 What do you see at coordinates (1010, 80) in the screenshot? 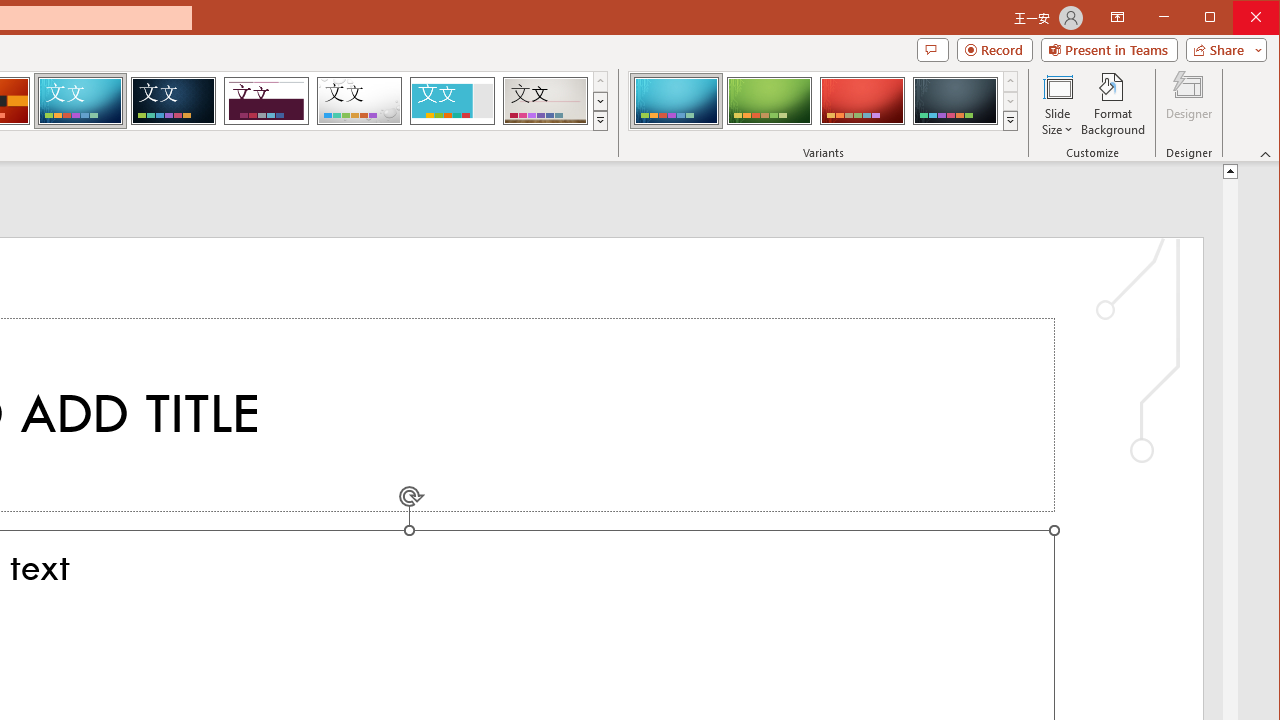
I see `'Row up'` at bounding box center [1010, 80].